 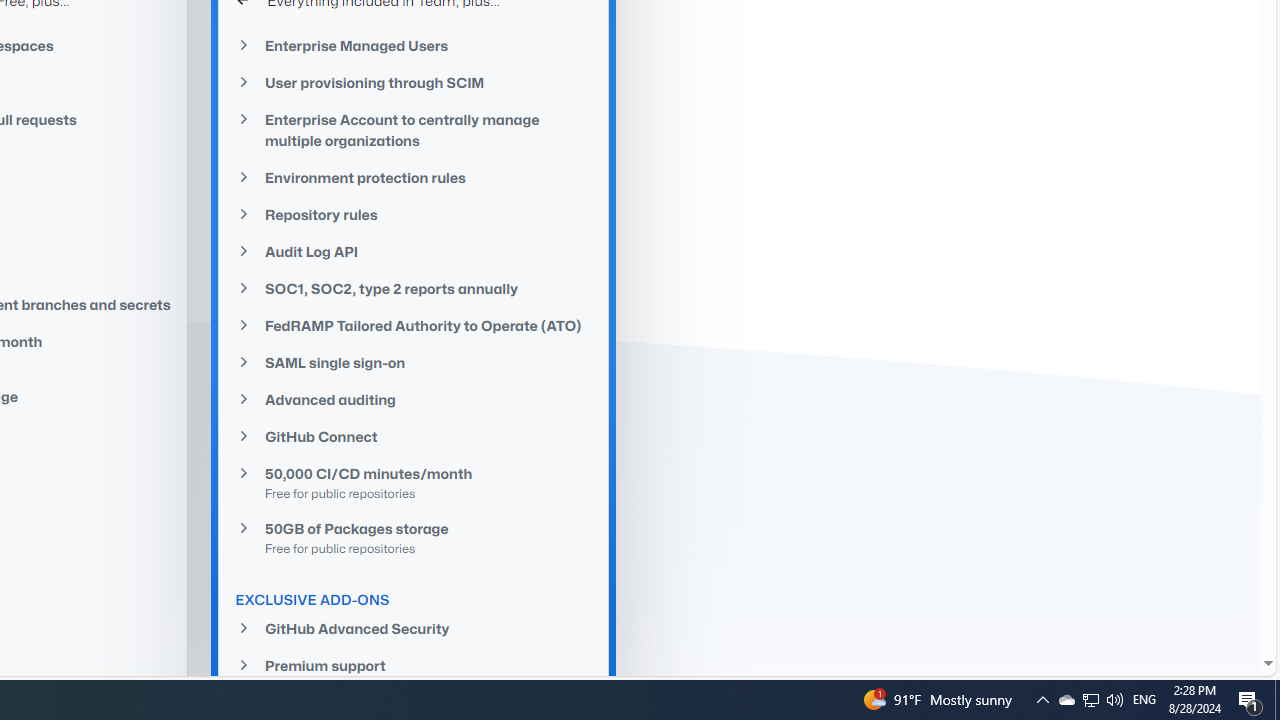 What do you see at coordinates (413, 45) in the screenshot?
I see `'Enterprise Managed Users'` at bounding box center [413, 45].